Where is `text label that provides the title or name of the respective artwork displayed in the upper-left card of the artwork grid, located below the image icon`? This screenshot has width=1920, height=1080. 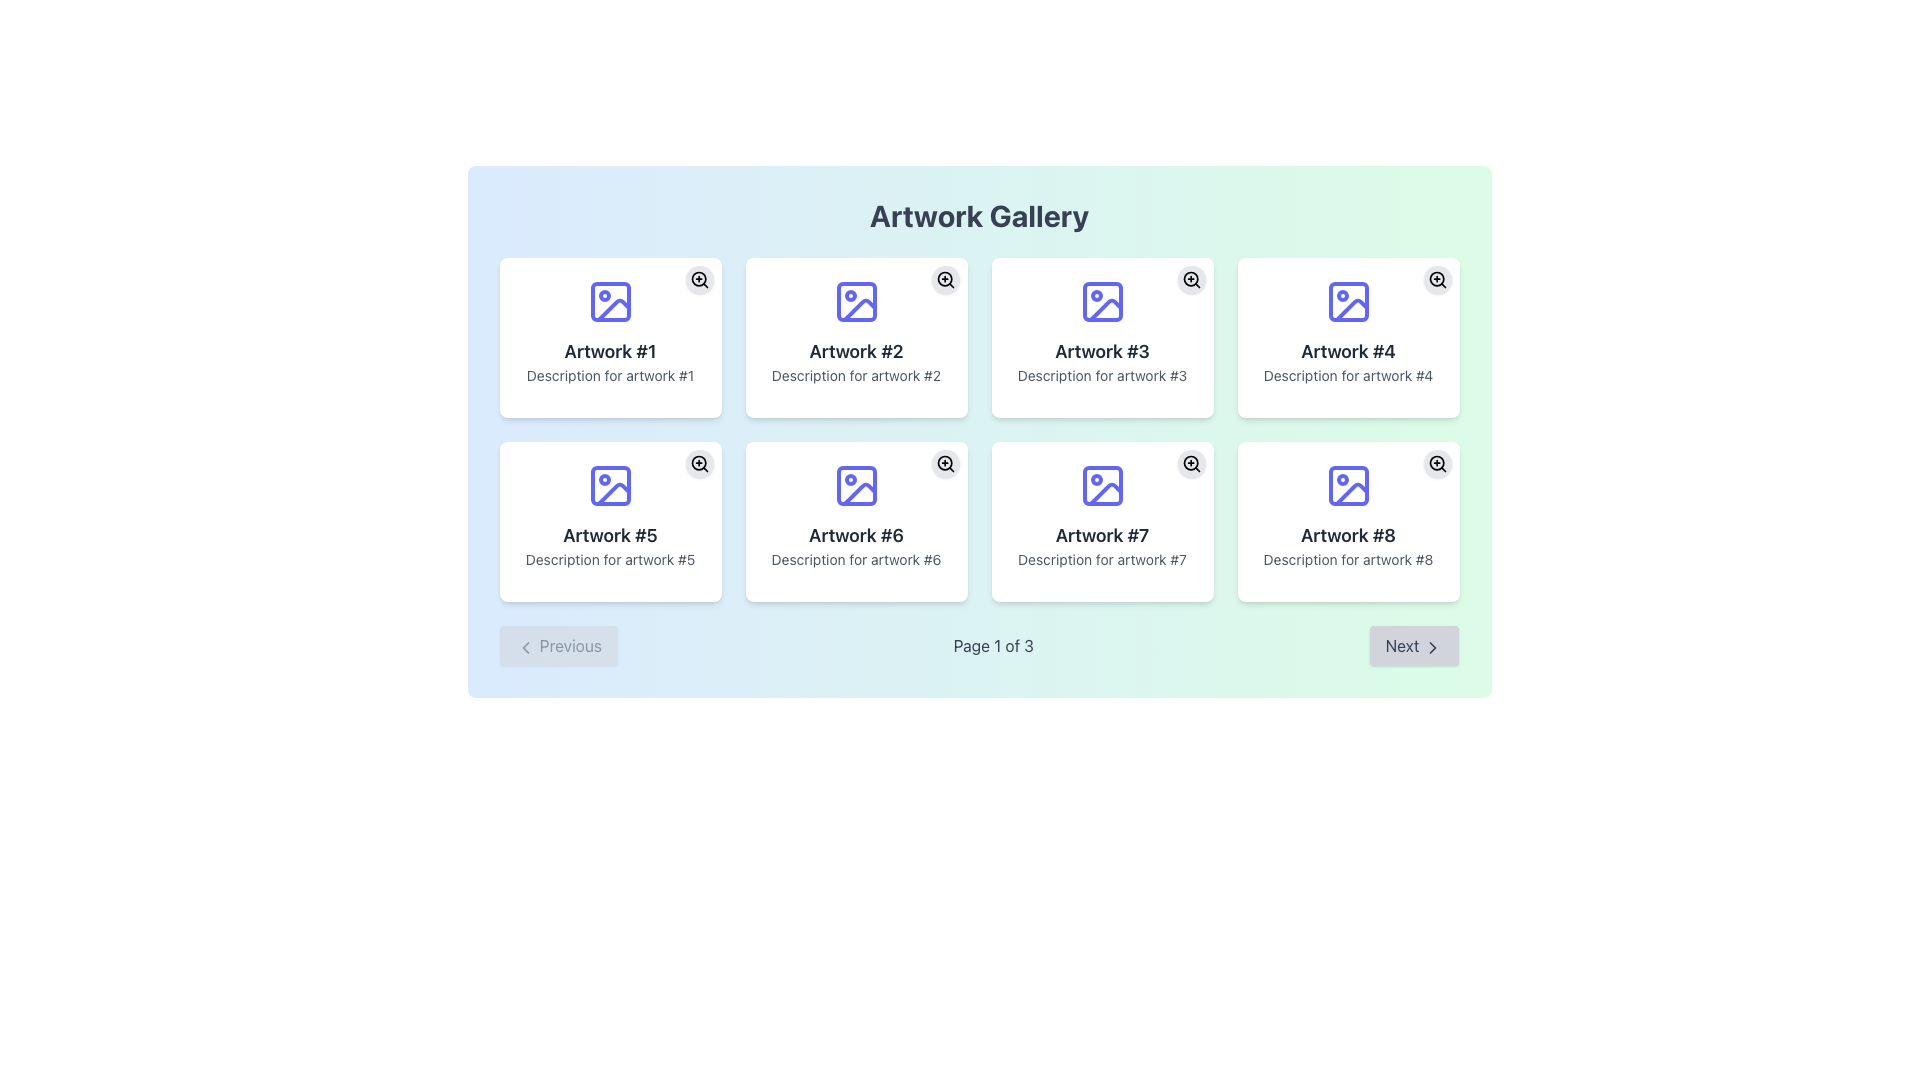
text label that provides the title or name of the respective artwork displayed in the upper-left card of the artwork grid, located below the image icon is located at coordinates (609, 350).